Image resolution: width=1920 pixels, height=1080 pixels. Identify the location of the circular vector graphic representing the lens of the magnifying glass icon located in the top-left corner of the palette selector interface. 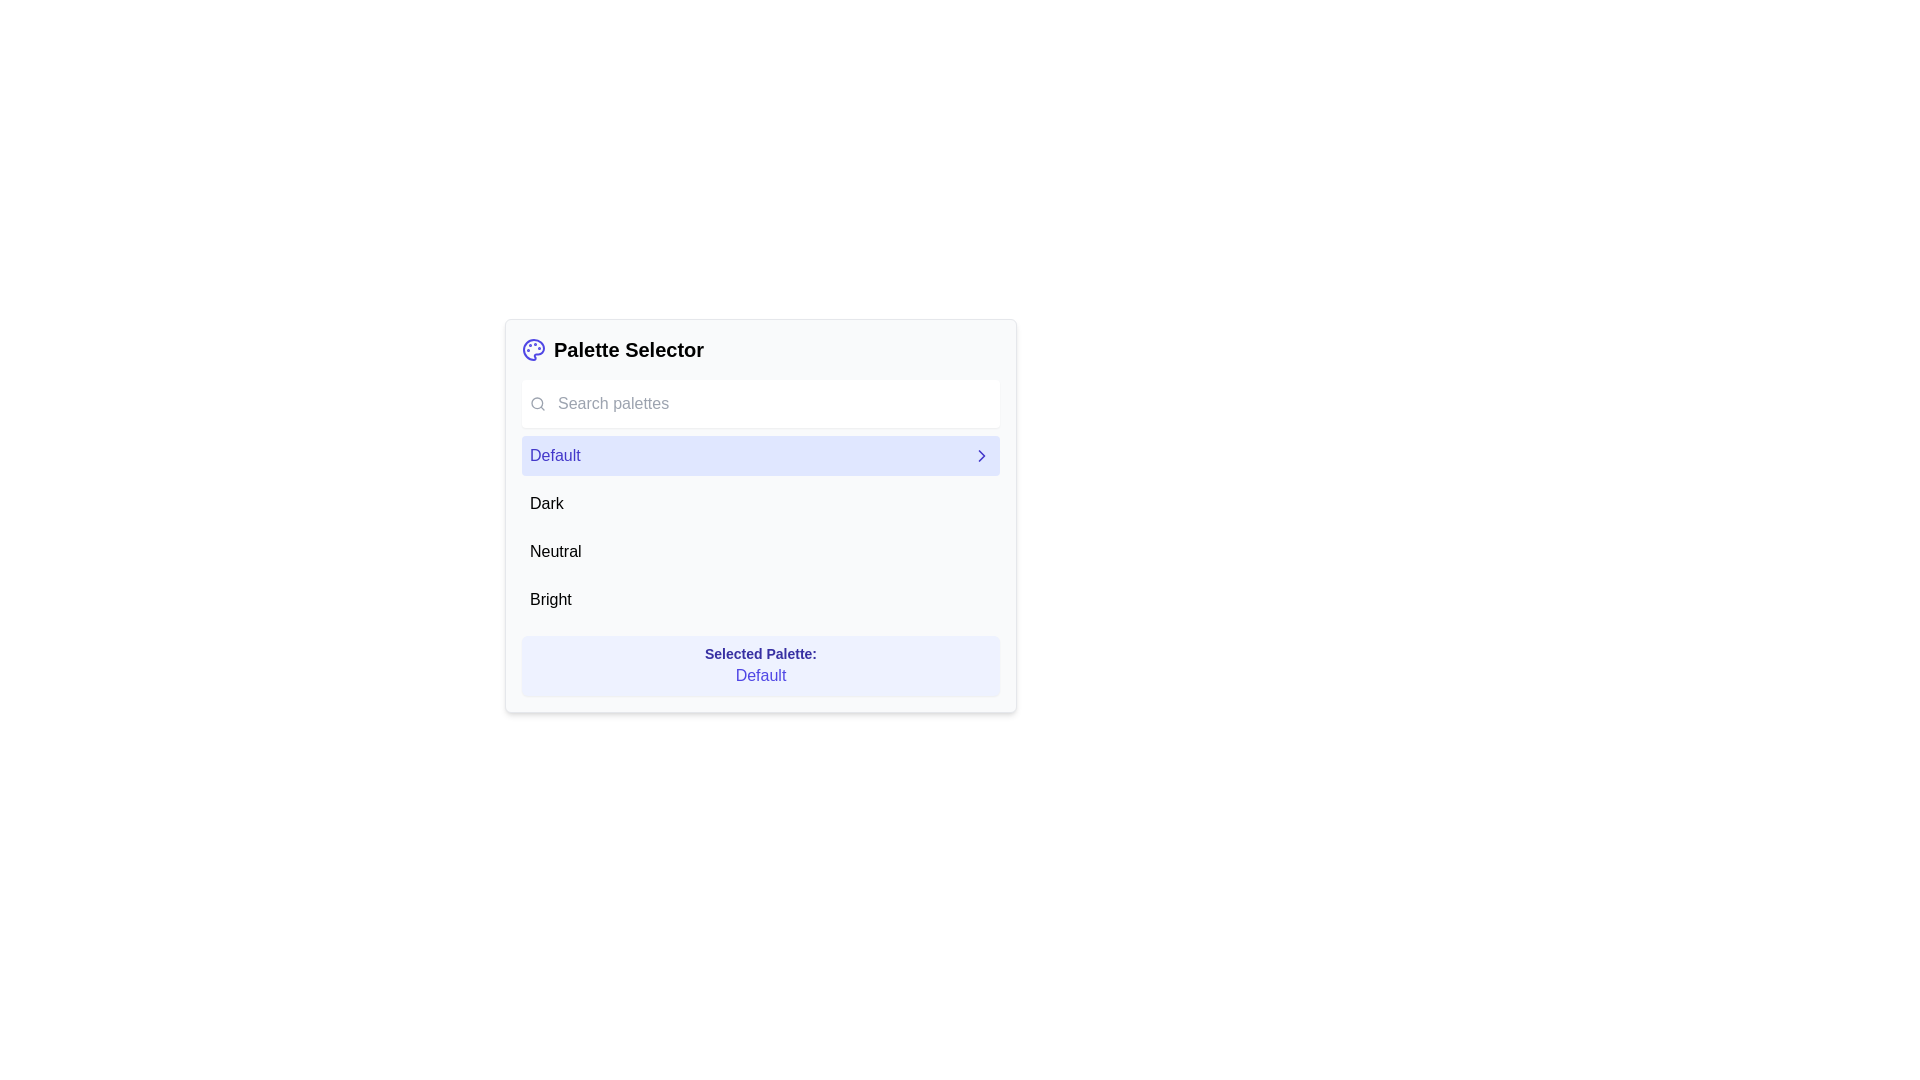
(537, 403).